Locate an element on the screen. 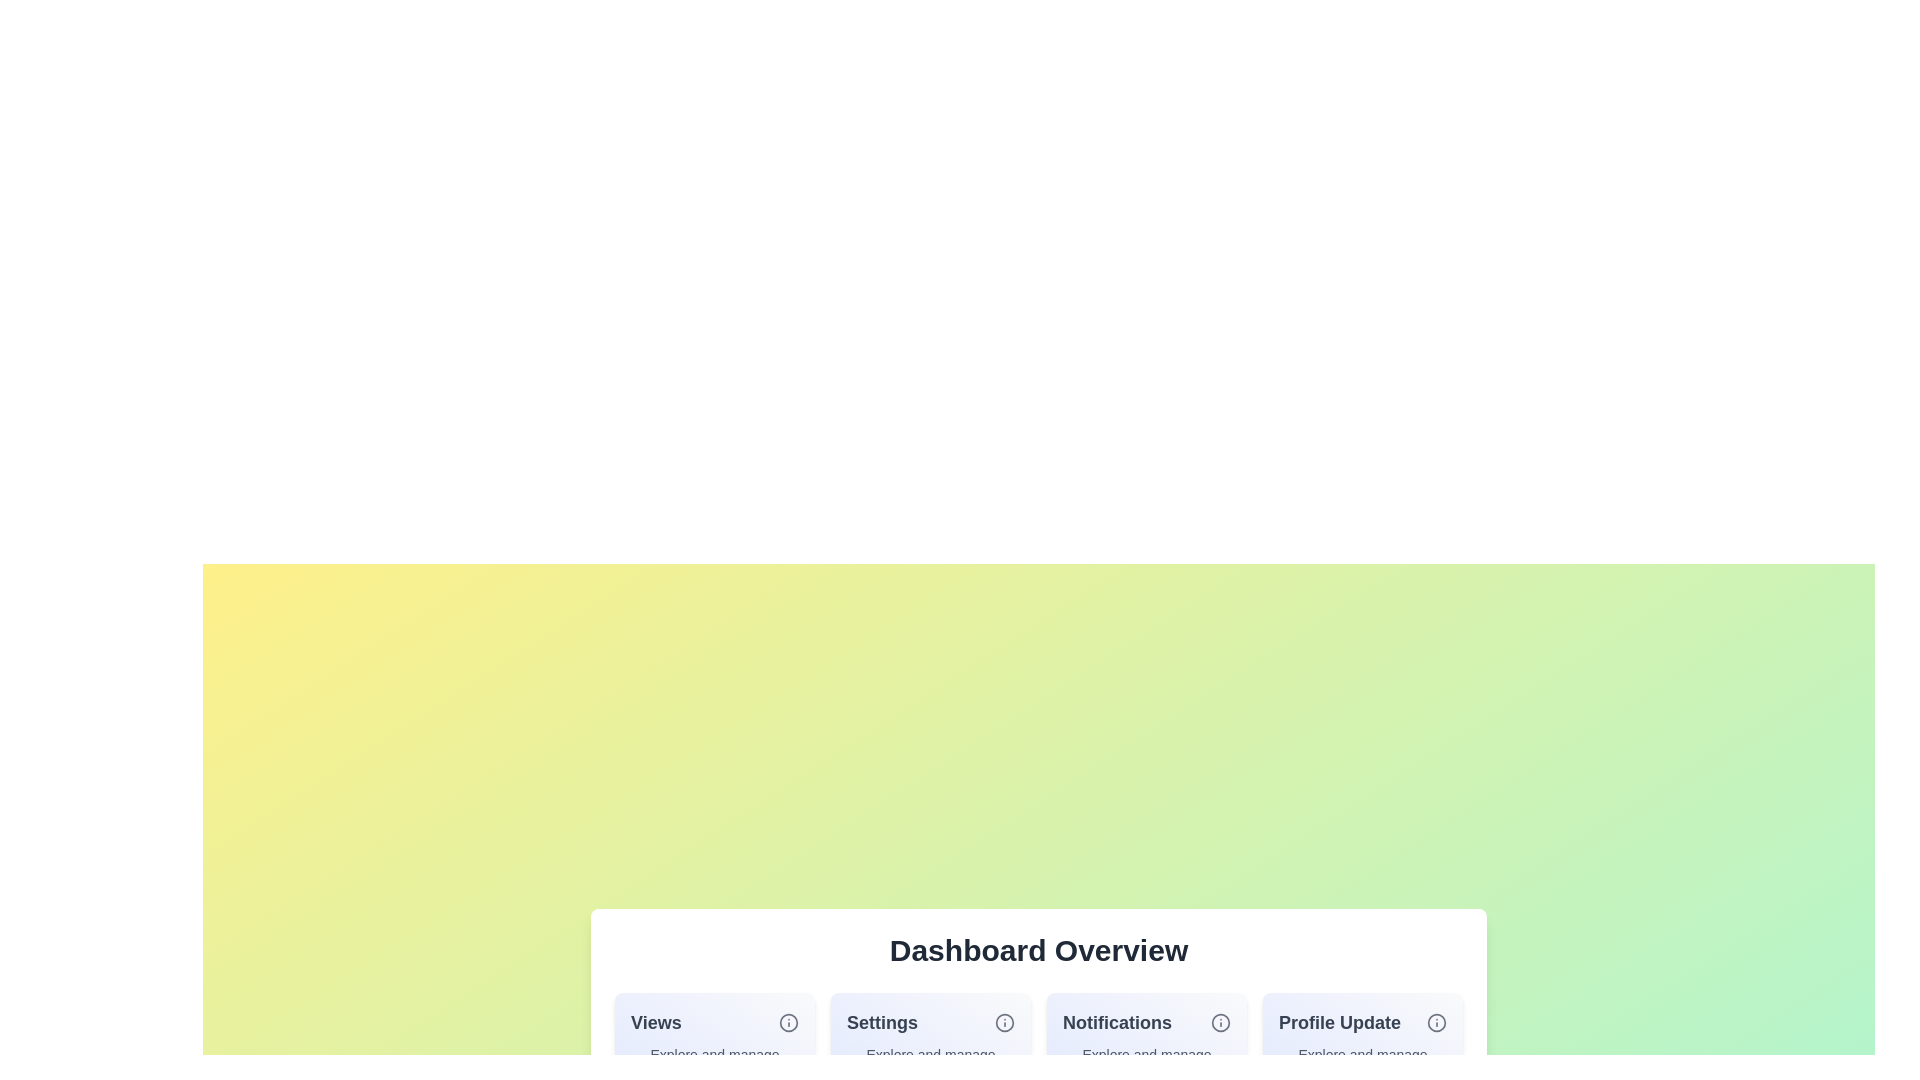 The height and width of the screenshot is (1080, 1920). the information icon next to the 'Profile Update' text label is located at coordinates (1362, 1022).